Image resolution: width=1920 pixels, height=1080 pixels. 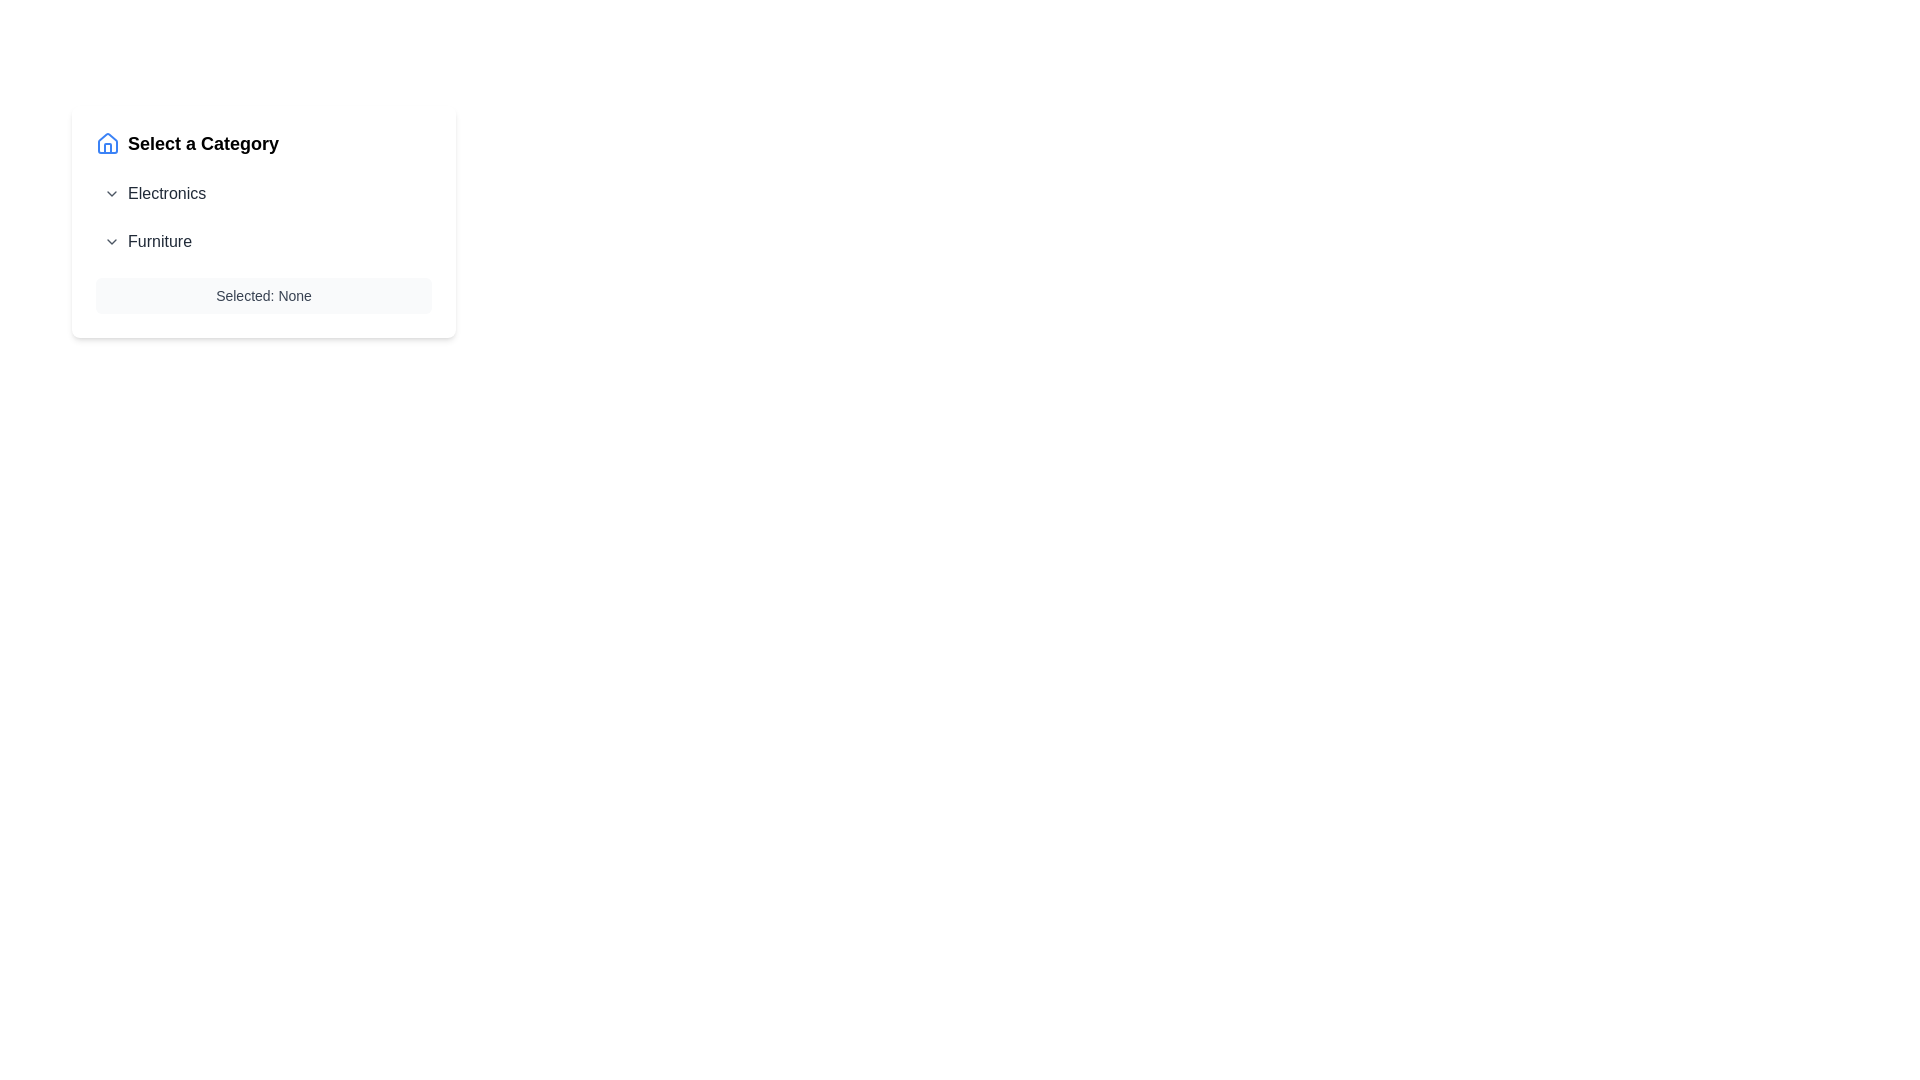 What do you see at coordinates (107, 141) in the screenshot?
I see `the 'Home' icon located to the left of the 'Select a Category' text label in the category selection interface` at bounding box center [107, 141].